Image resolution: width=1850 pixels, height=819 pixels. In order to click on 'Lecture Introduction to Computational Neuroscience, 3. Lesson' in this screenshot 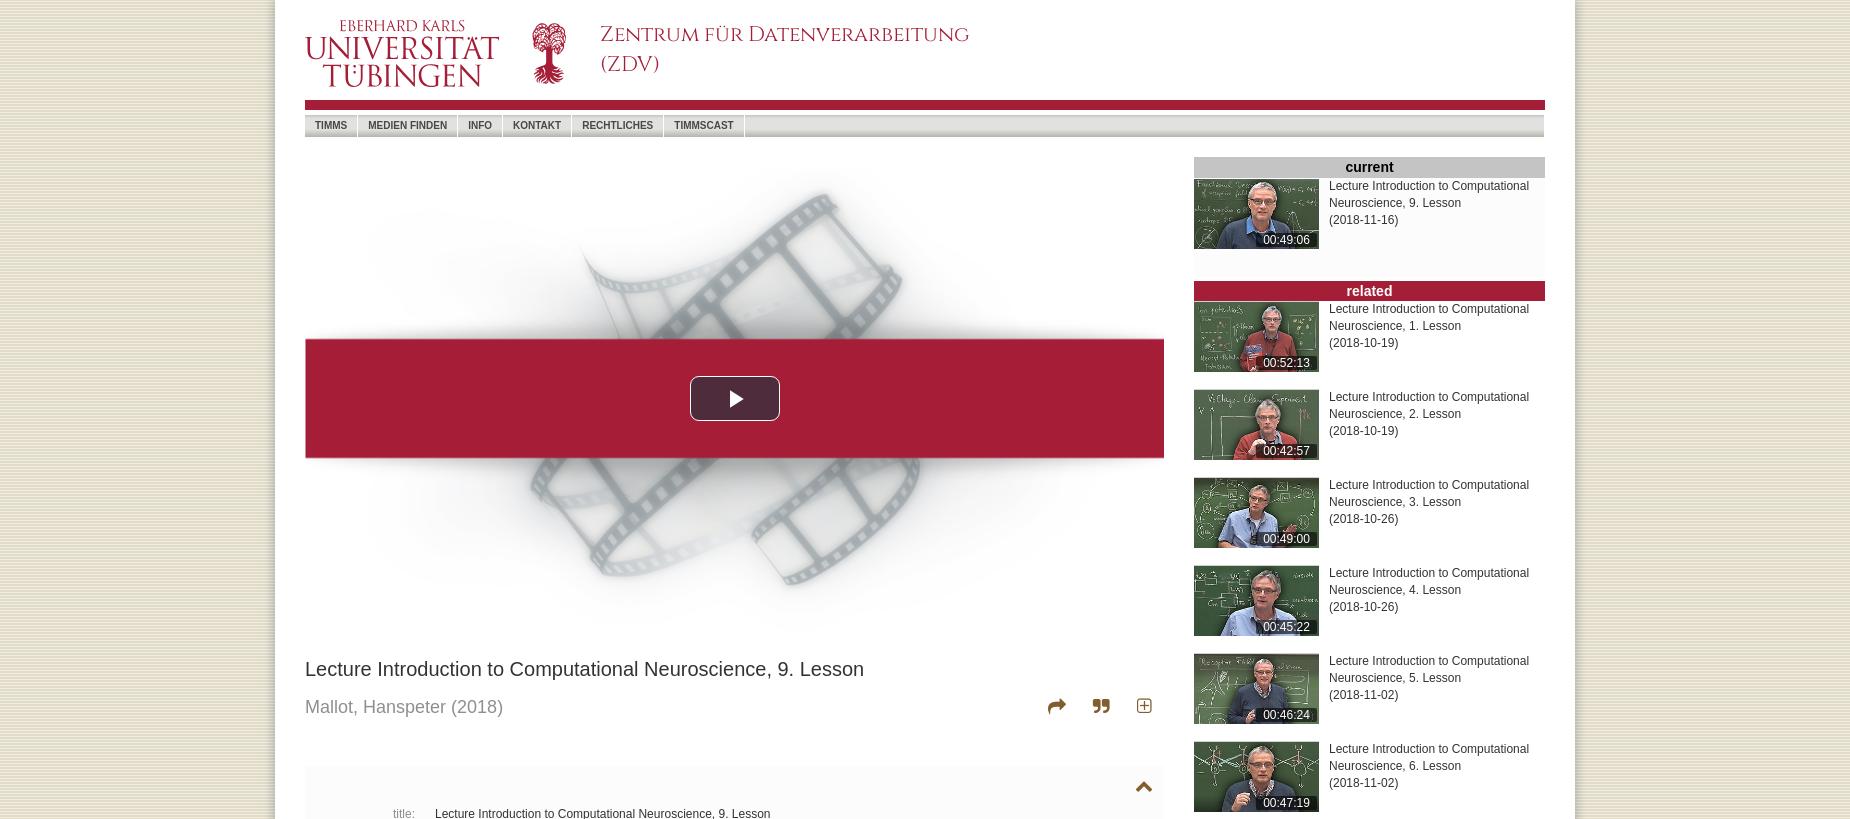, I will do `click(1428, 492)`.